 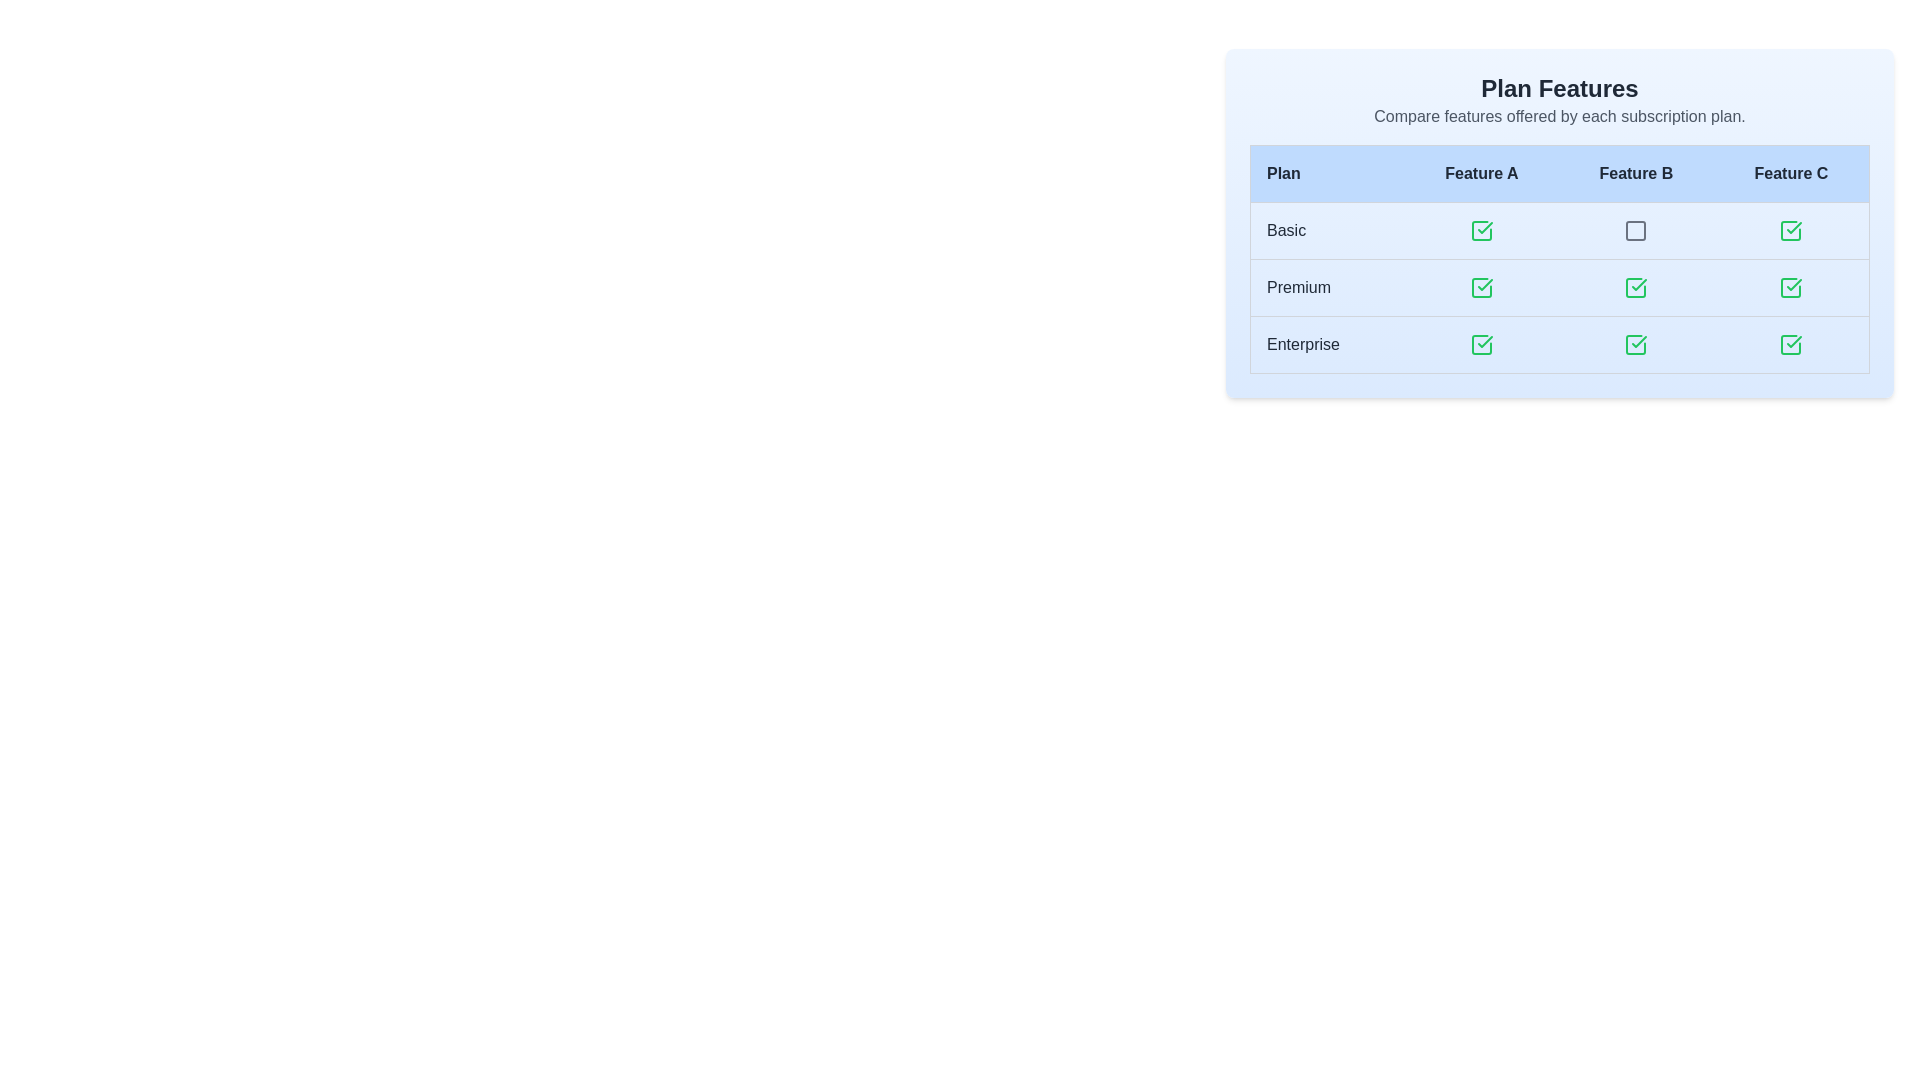 What do you see at coordinates (1636, 230) in the screenshot?
I see `the unmarked indicator icon for 'Feature B' in the 'Basic' plan section of the feature comparison table` at bounding box center [1636, 230].